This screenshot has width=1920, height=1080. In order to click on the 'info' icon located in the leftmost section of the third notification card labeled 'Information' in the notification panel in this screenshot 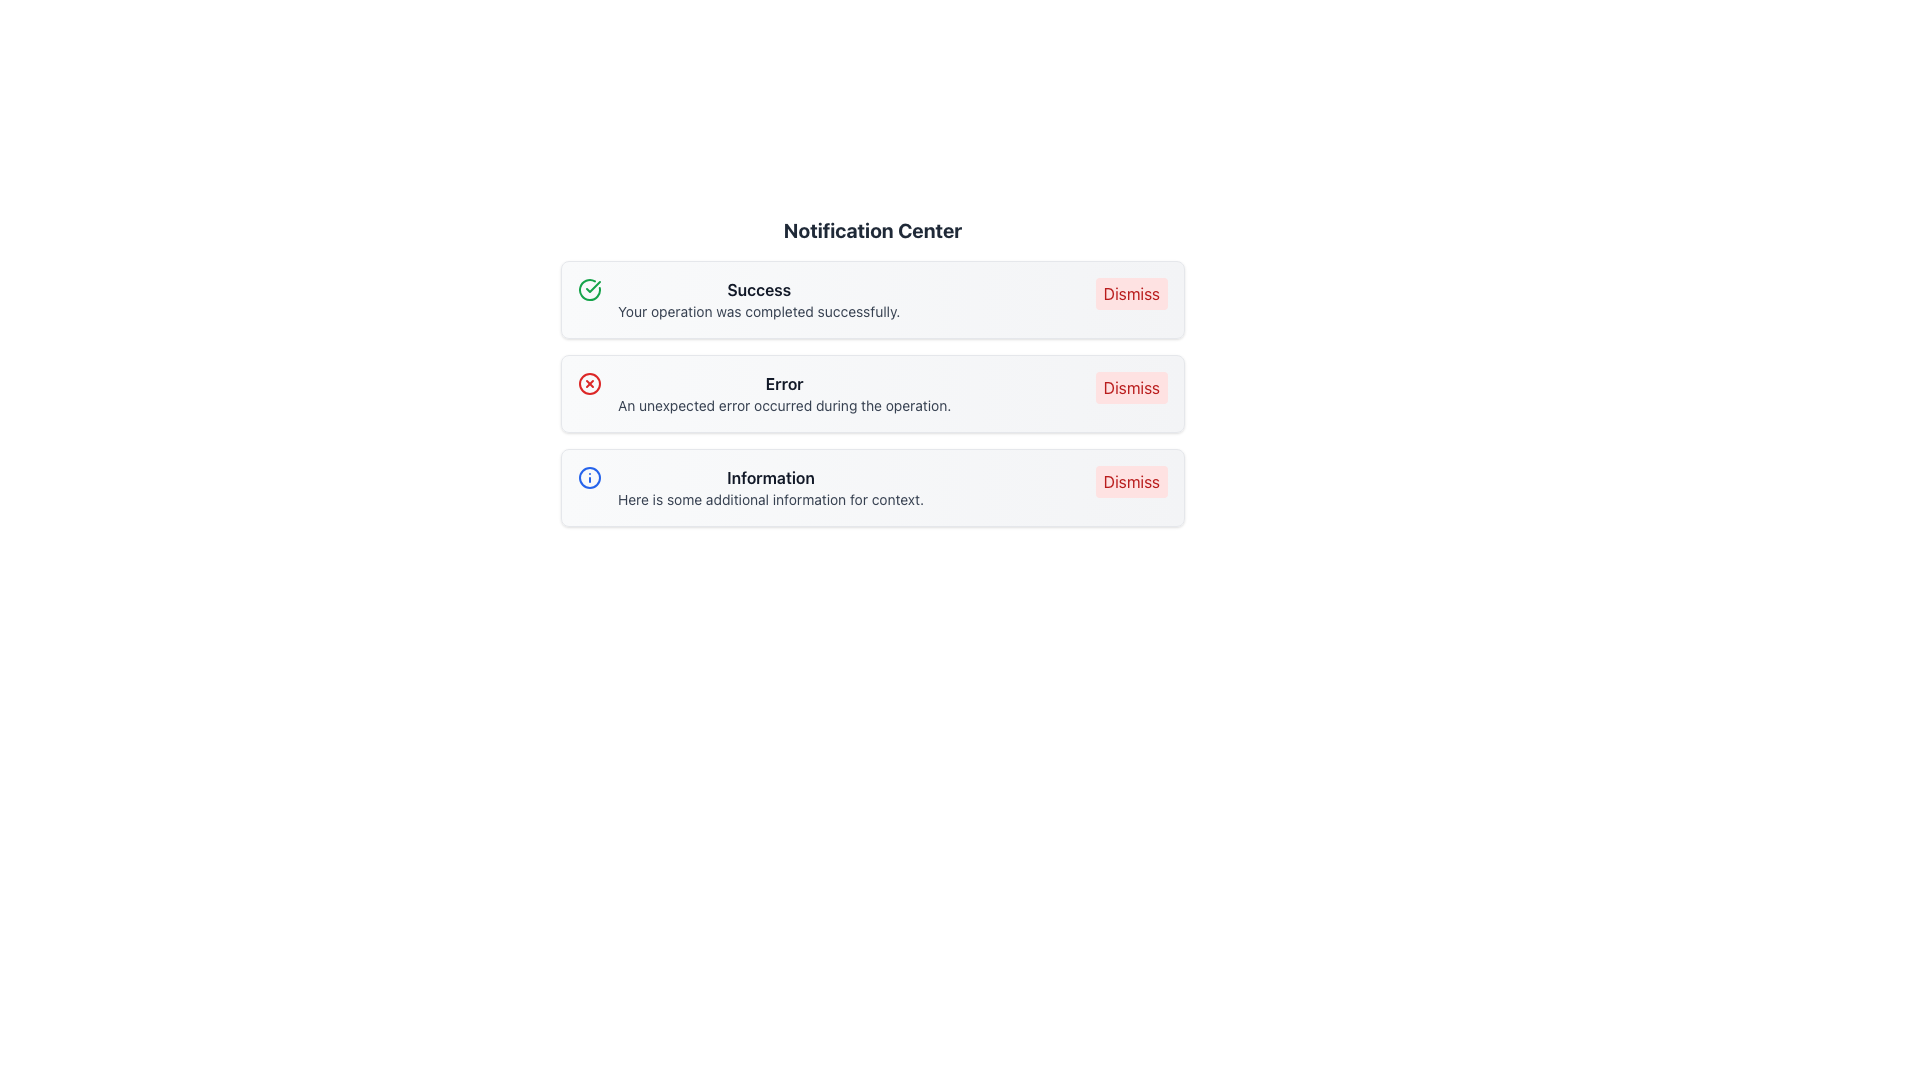, I will do `click(589, 478)`.